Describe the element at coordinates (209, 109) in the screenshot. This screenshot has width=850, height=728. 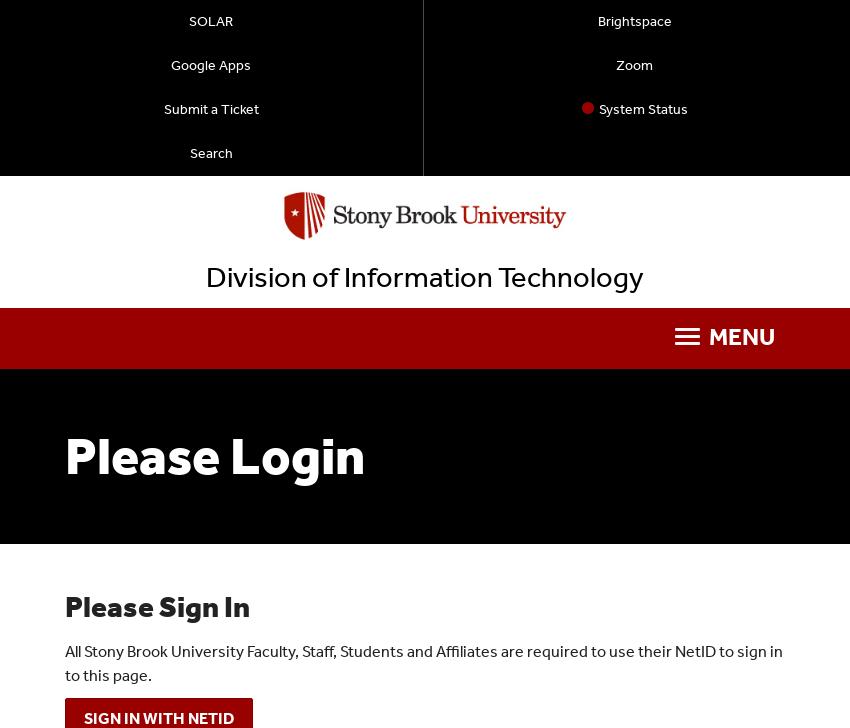
I see `'Submit a Ticket'` at that location.